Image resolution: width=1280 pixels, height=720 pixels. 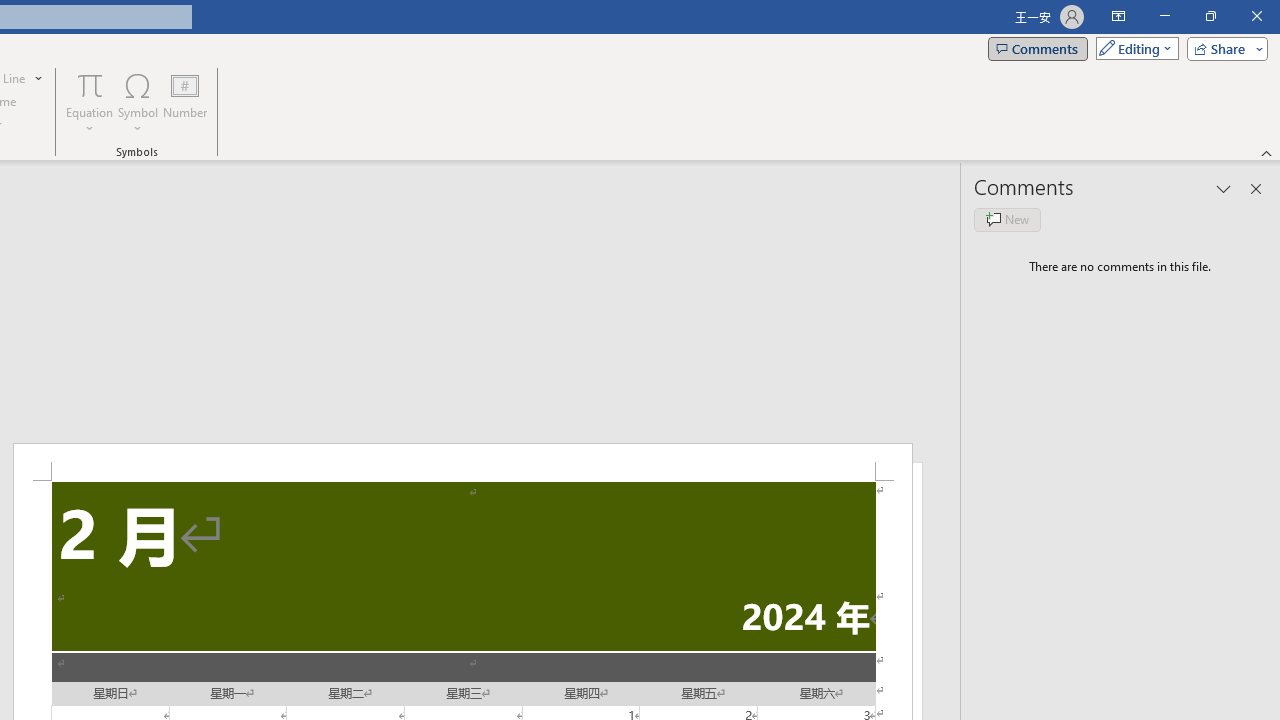 What do you see at coordinates (89, 84) in the screenshot?
I see `'Equation'` at bounding box center [89, 84].